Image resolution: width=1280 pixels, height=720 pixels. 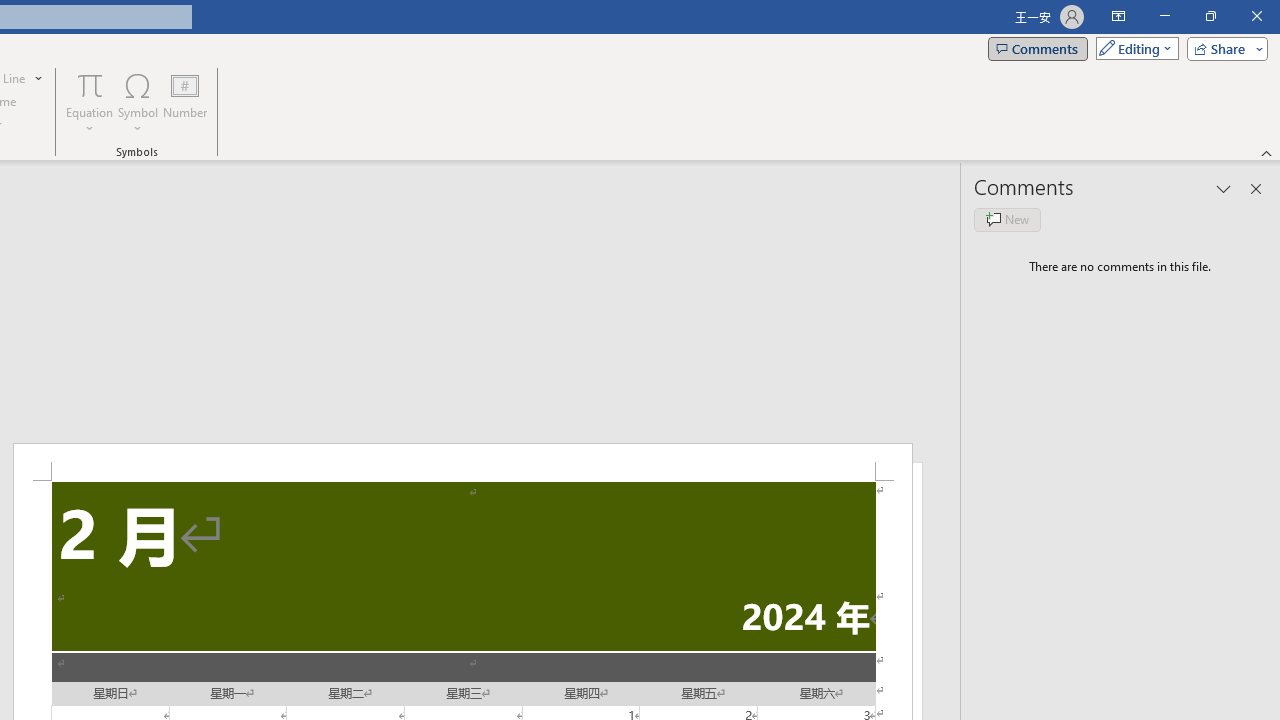 What do you see at coordinates (89, 84) in the screenshot?
I see `'Equation'` at bounding box center [89, 84].